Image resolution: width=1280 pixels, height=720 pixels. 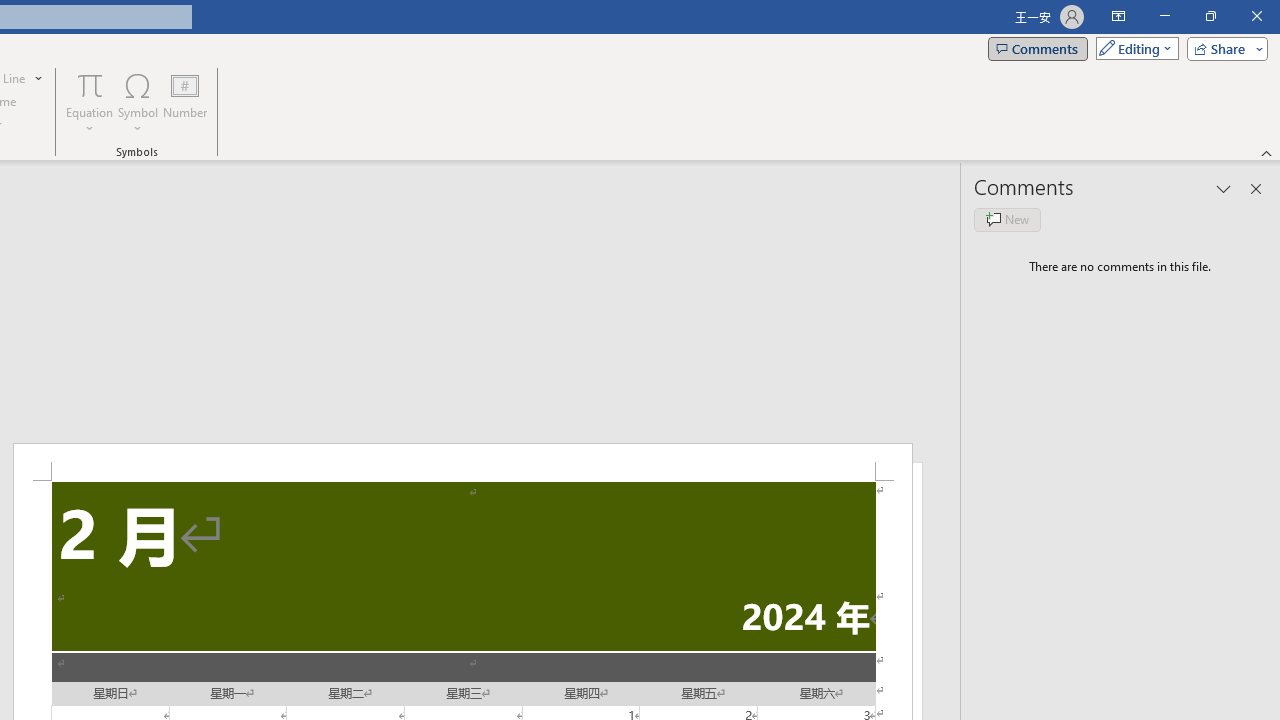 What do you see at coordinates (89, 84) in the screenshot?
I see `'Equation'` at bounding box center [89, 84].